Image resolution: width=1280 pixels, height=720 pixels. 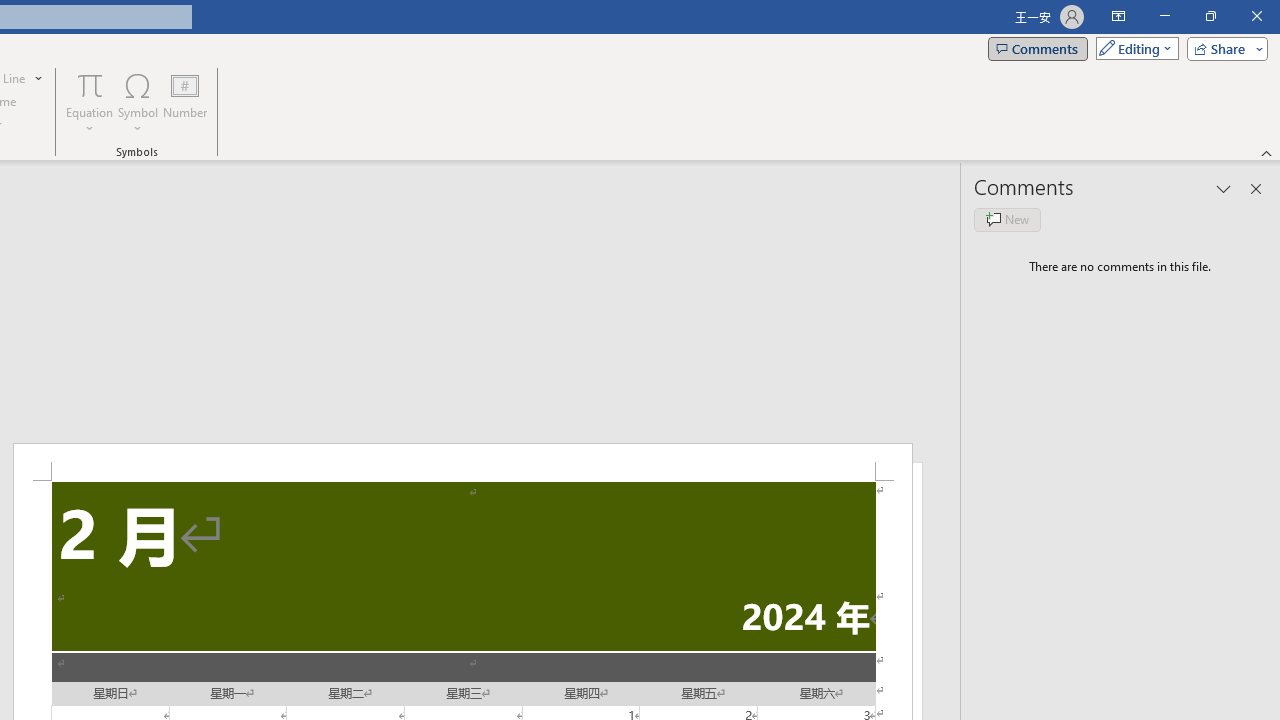 What do you see at coordinates (89, 84) in the screenshot?
I see `'Equation'` at bounding box center [89, 84].